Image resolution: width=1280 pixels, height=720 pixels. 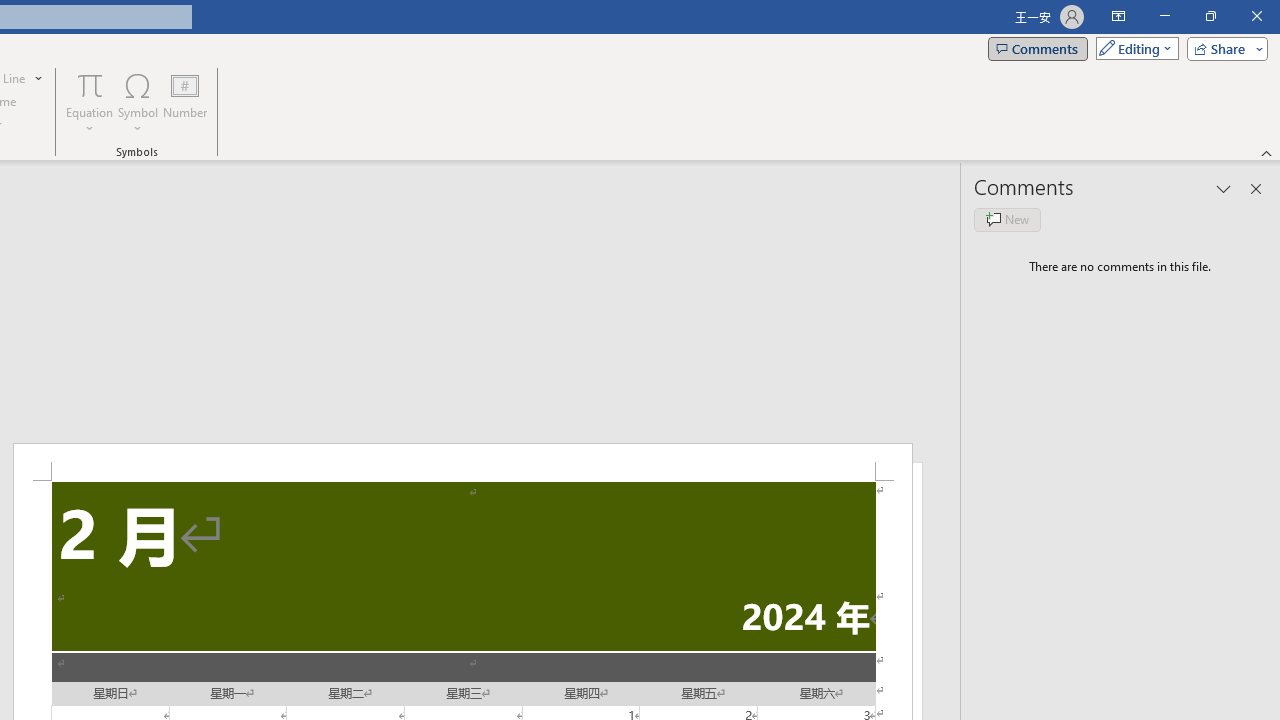 What do you see at coordinates (89, 84) in the screenshot?
I see `'Equation'` at bounding box center [89, 84].